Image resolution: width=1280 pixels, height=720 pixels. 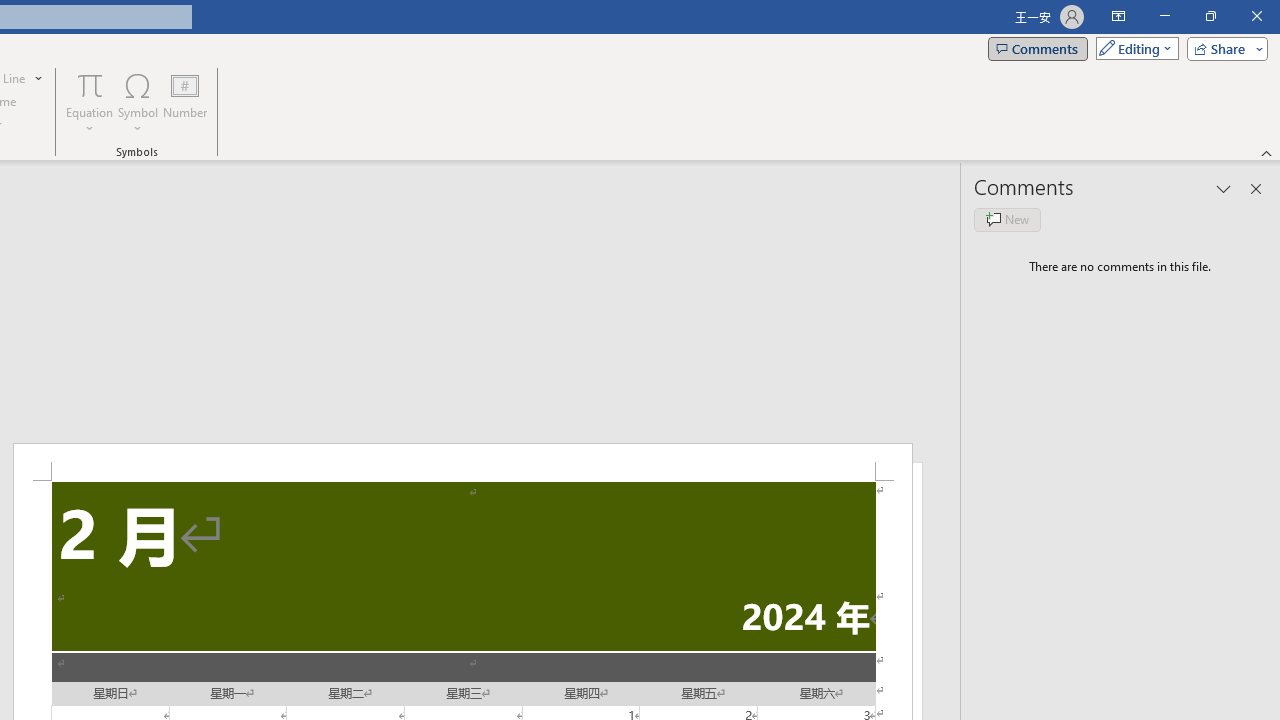 What do you see at coordinates (89, 84) in the screenshot?
I see `'Equation'` at bounding box center [89, 84].